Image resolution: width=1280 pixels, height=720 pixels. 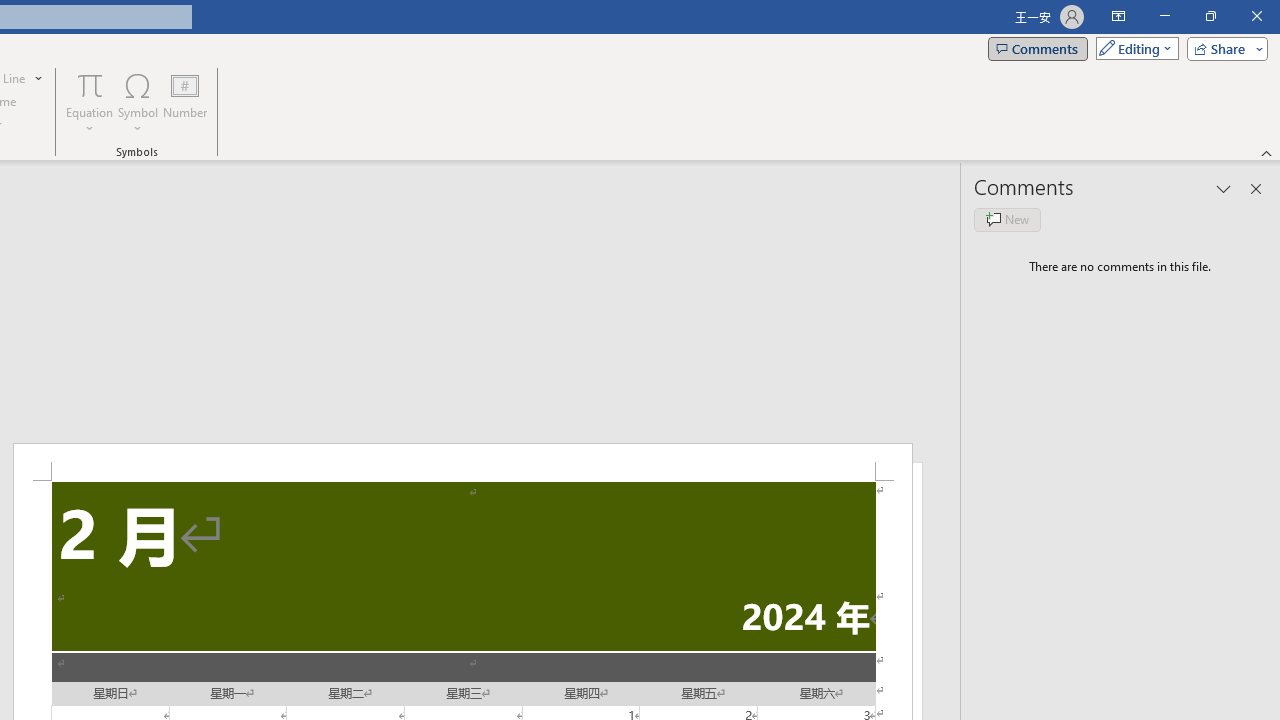 What do you see at coordinates (89, 84) in the screenshot?
I see `'Equation'` at bounding box center [89, 84].